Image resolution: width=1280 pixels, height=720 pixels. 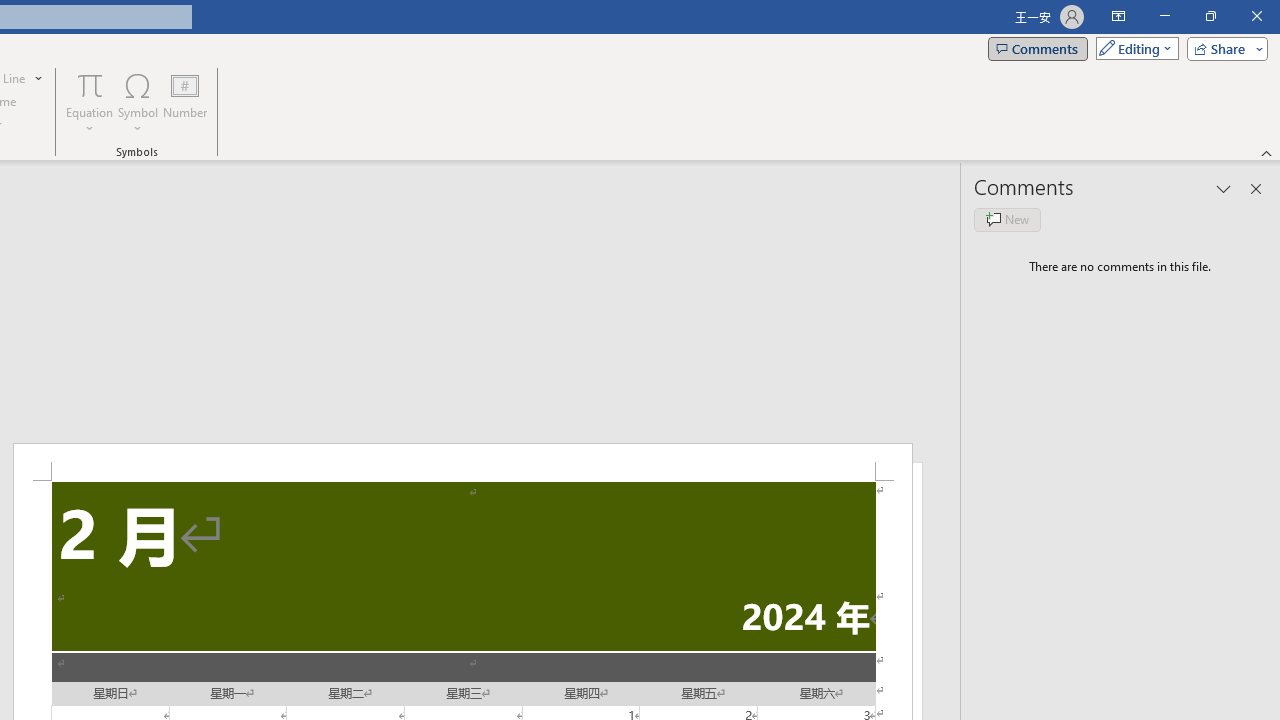 What do you see at coordinates (89, 84) in the screenshot?
I see `'Equation'` at bounding box center [89, 84].